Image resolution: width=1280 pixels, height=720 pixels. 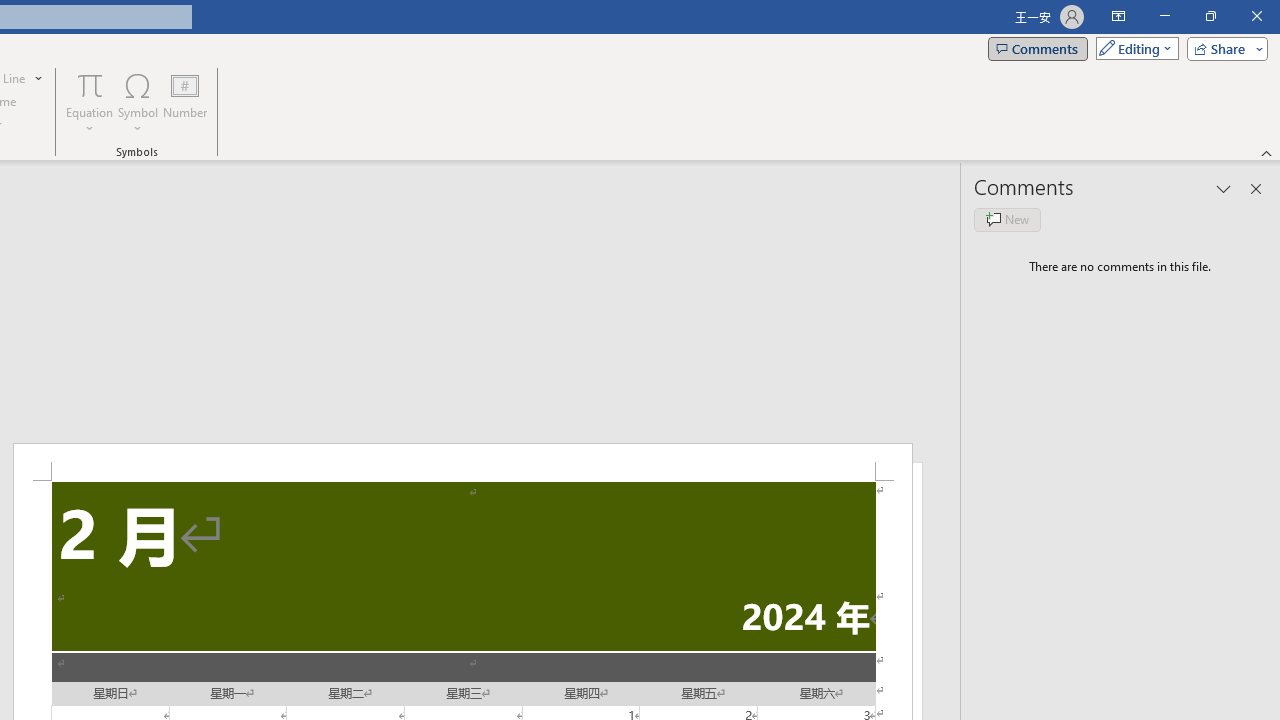 What do you see at coordinates (89, 84) in the screenshot?
I see `'Equation'` at bounding box center [89, 84].